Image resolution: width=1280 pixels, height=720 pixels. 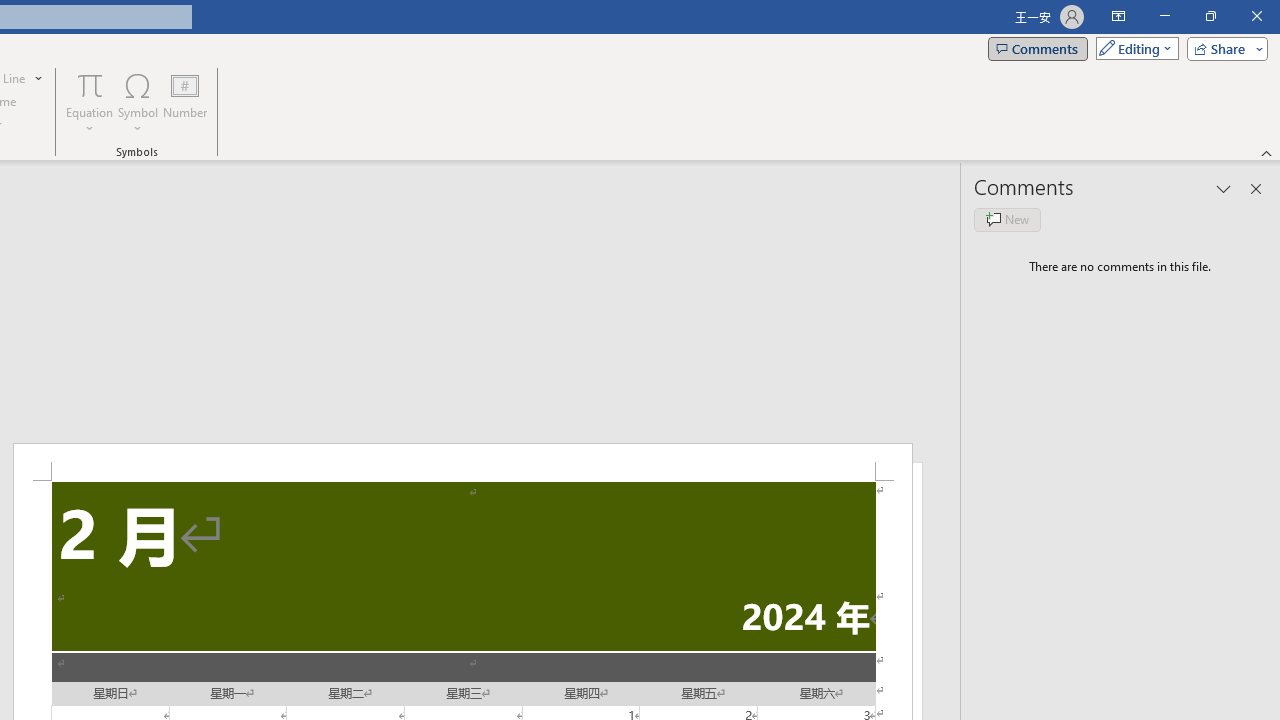 What do you see at coordinates (89, 84) in the screenshot?
I see `'Equation'` at bounding box center [89, 84].